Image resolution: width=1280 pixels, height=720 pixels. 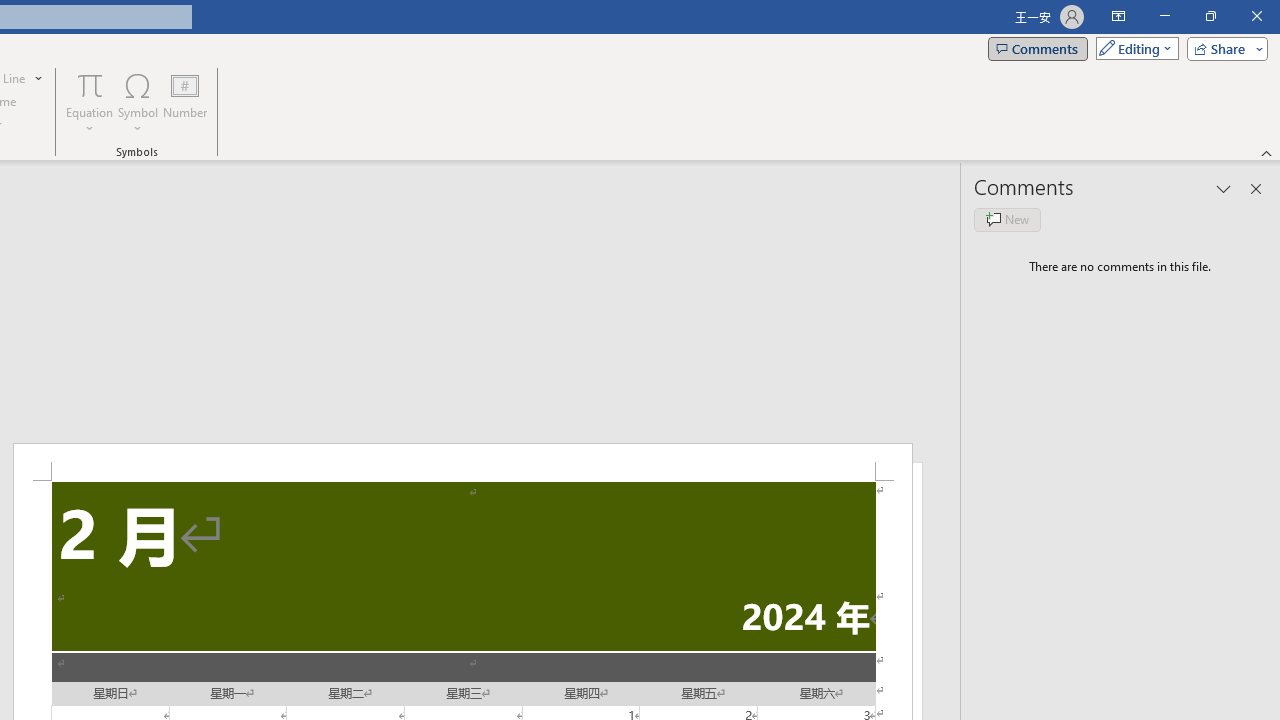 What do you see at coordinates (89, 84) in the screenshot?
I see `'Equation'` at bounding box center [89, 84].